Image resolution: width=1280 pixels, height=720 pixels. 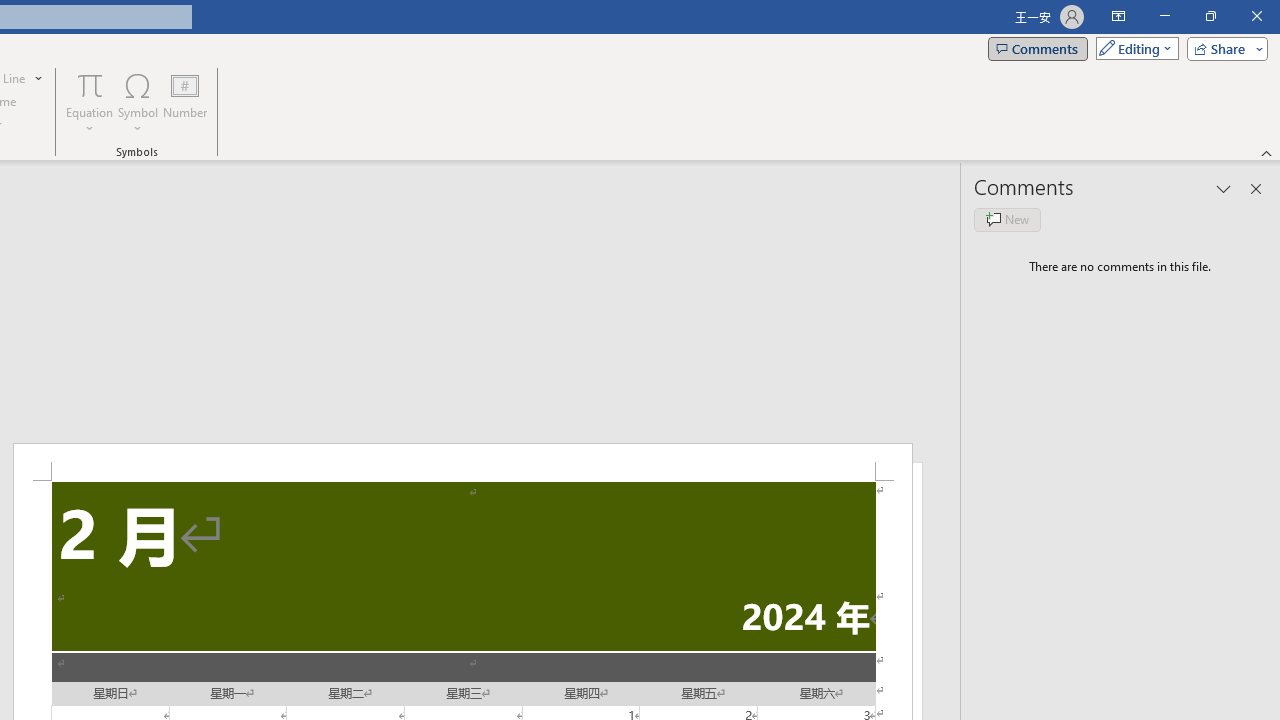 What do you see at coordinates (89, 84) in the screenshot?
I see `'Equation'` at bounding box center [89, 84].